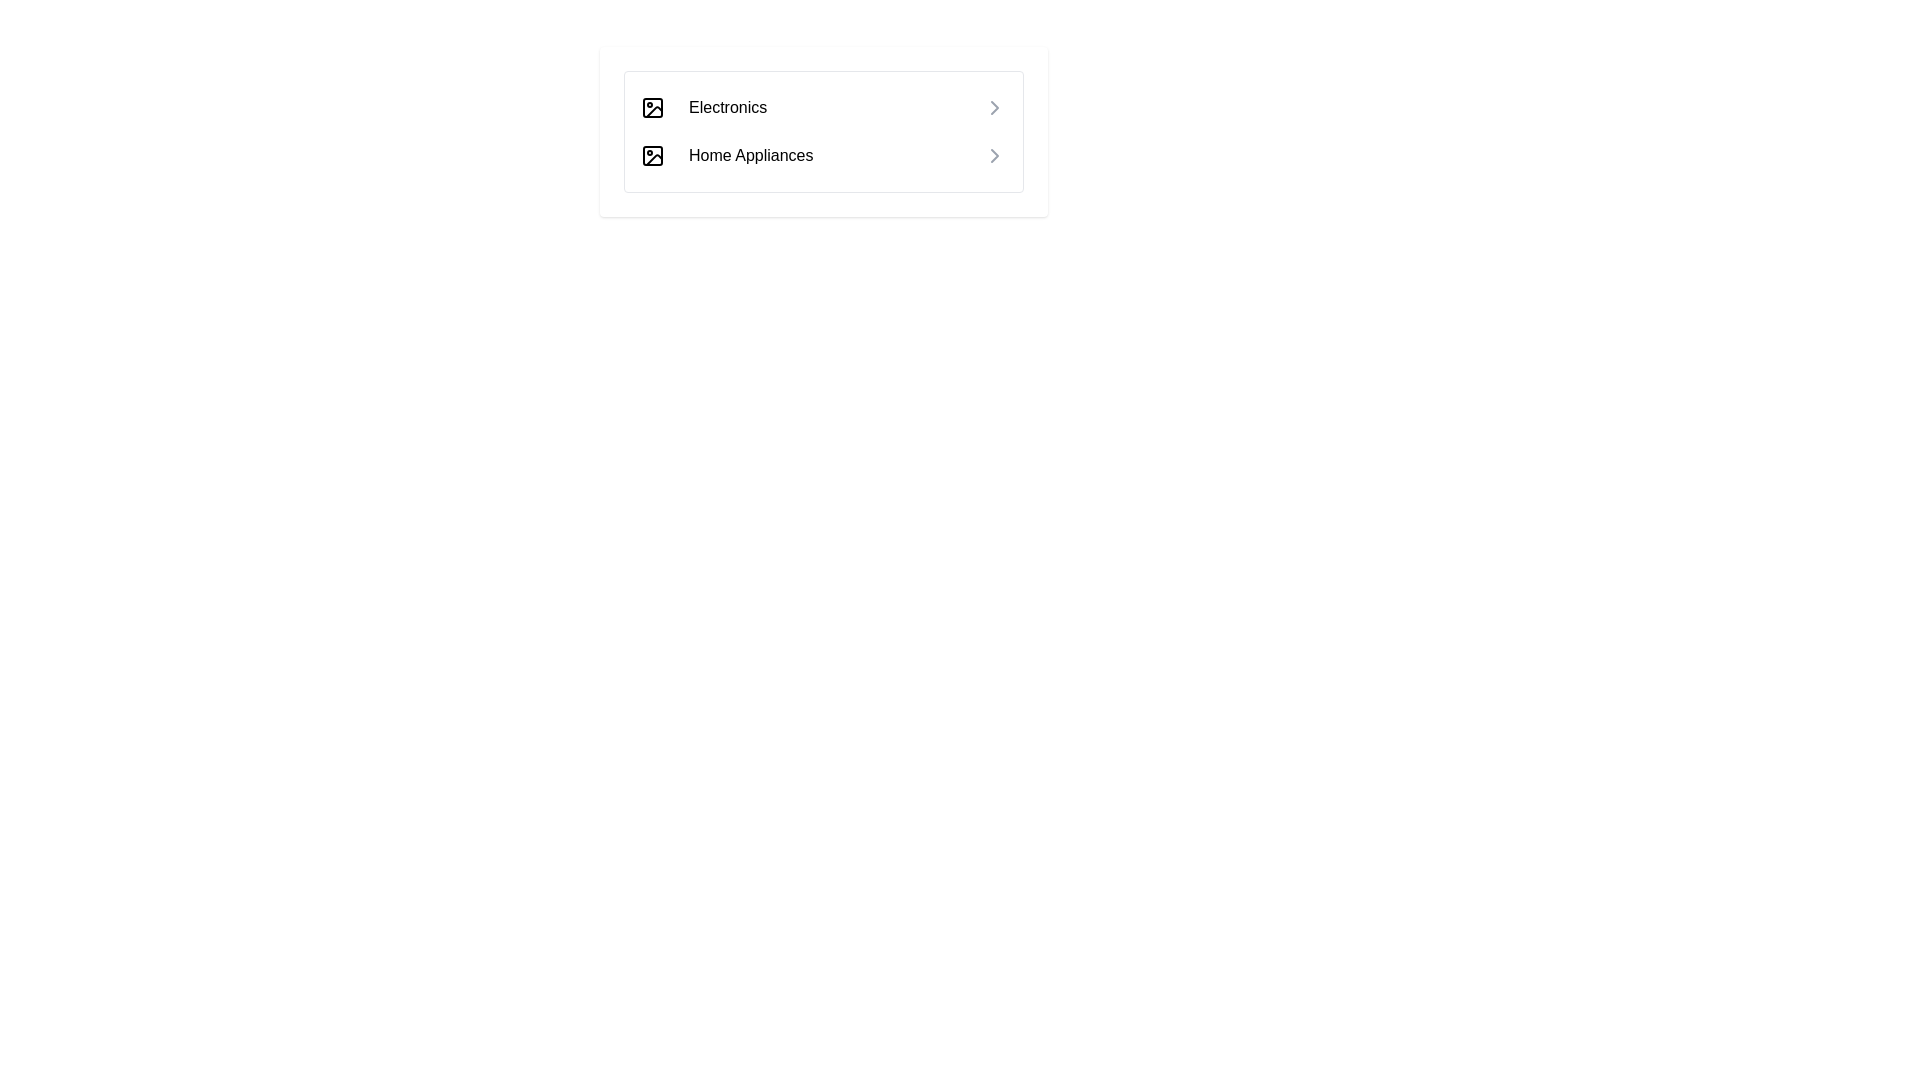  I want to click on the chevron icon located at the right edge of the 'Electronics' option, so click(994, 108).